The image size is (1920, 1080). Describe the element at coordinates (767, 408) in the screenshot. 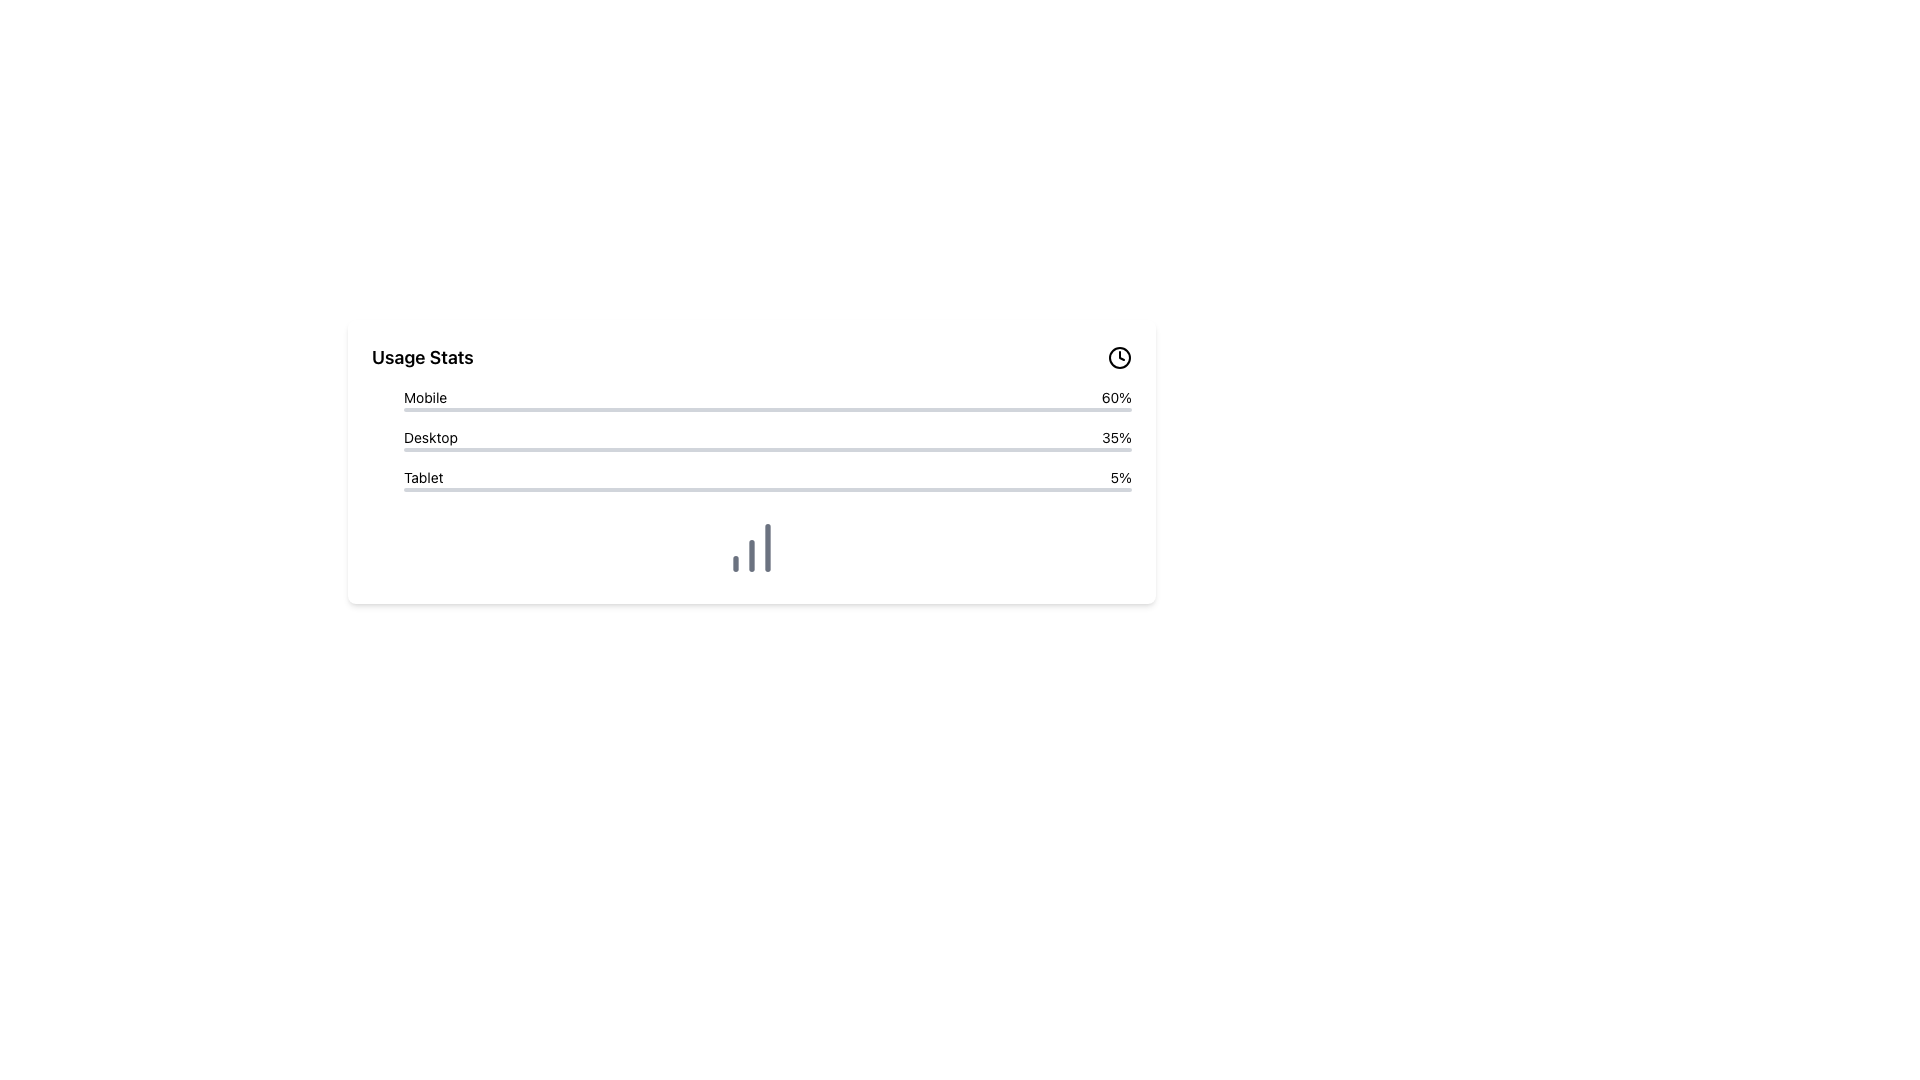

I see `the first progress bar that visually represents 60% completion under the 'Mobile' category` at that location.